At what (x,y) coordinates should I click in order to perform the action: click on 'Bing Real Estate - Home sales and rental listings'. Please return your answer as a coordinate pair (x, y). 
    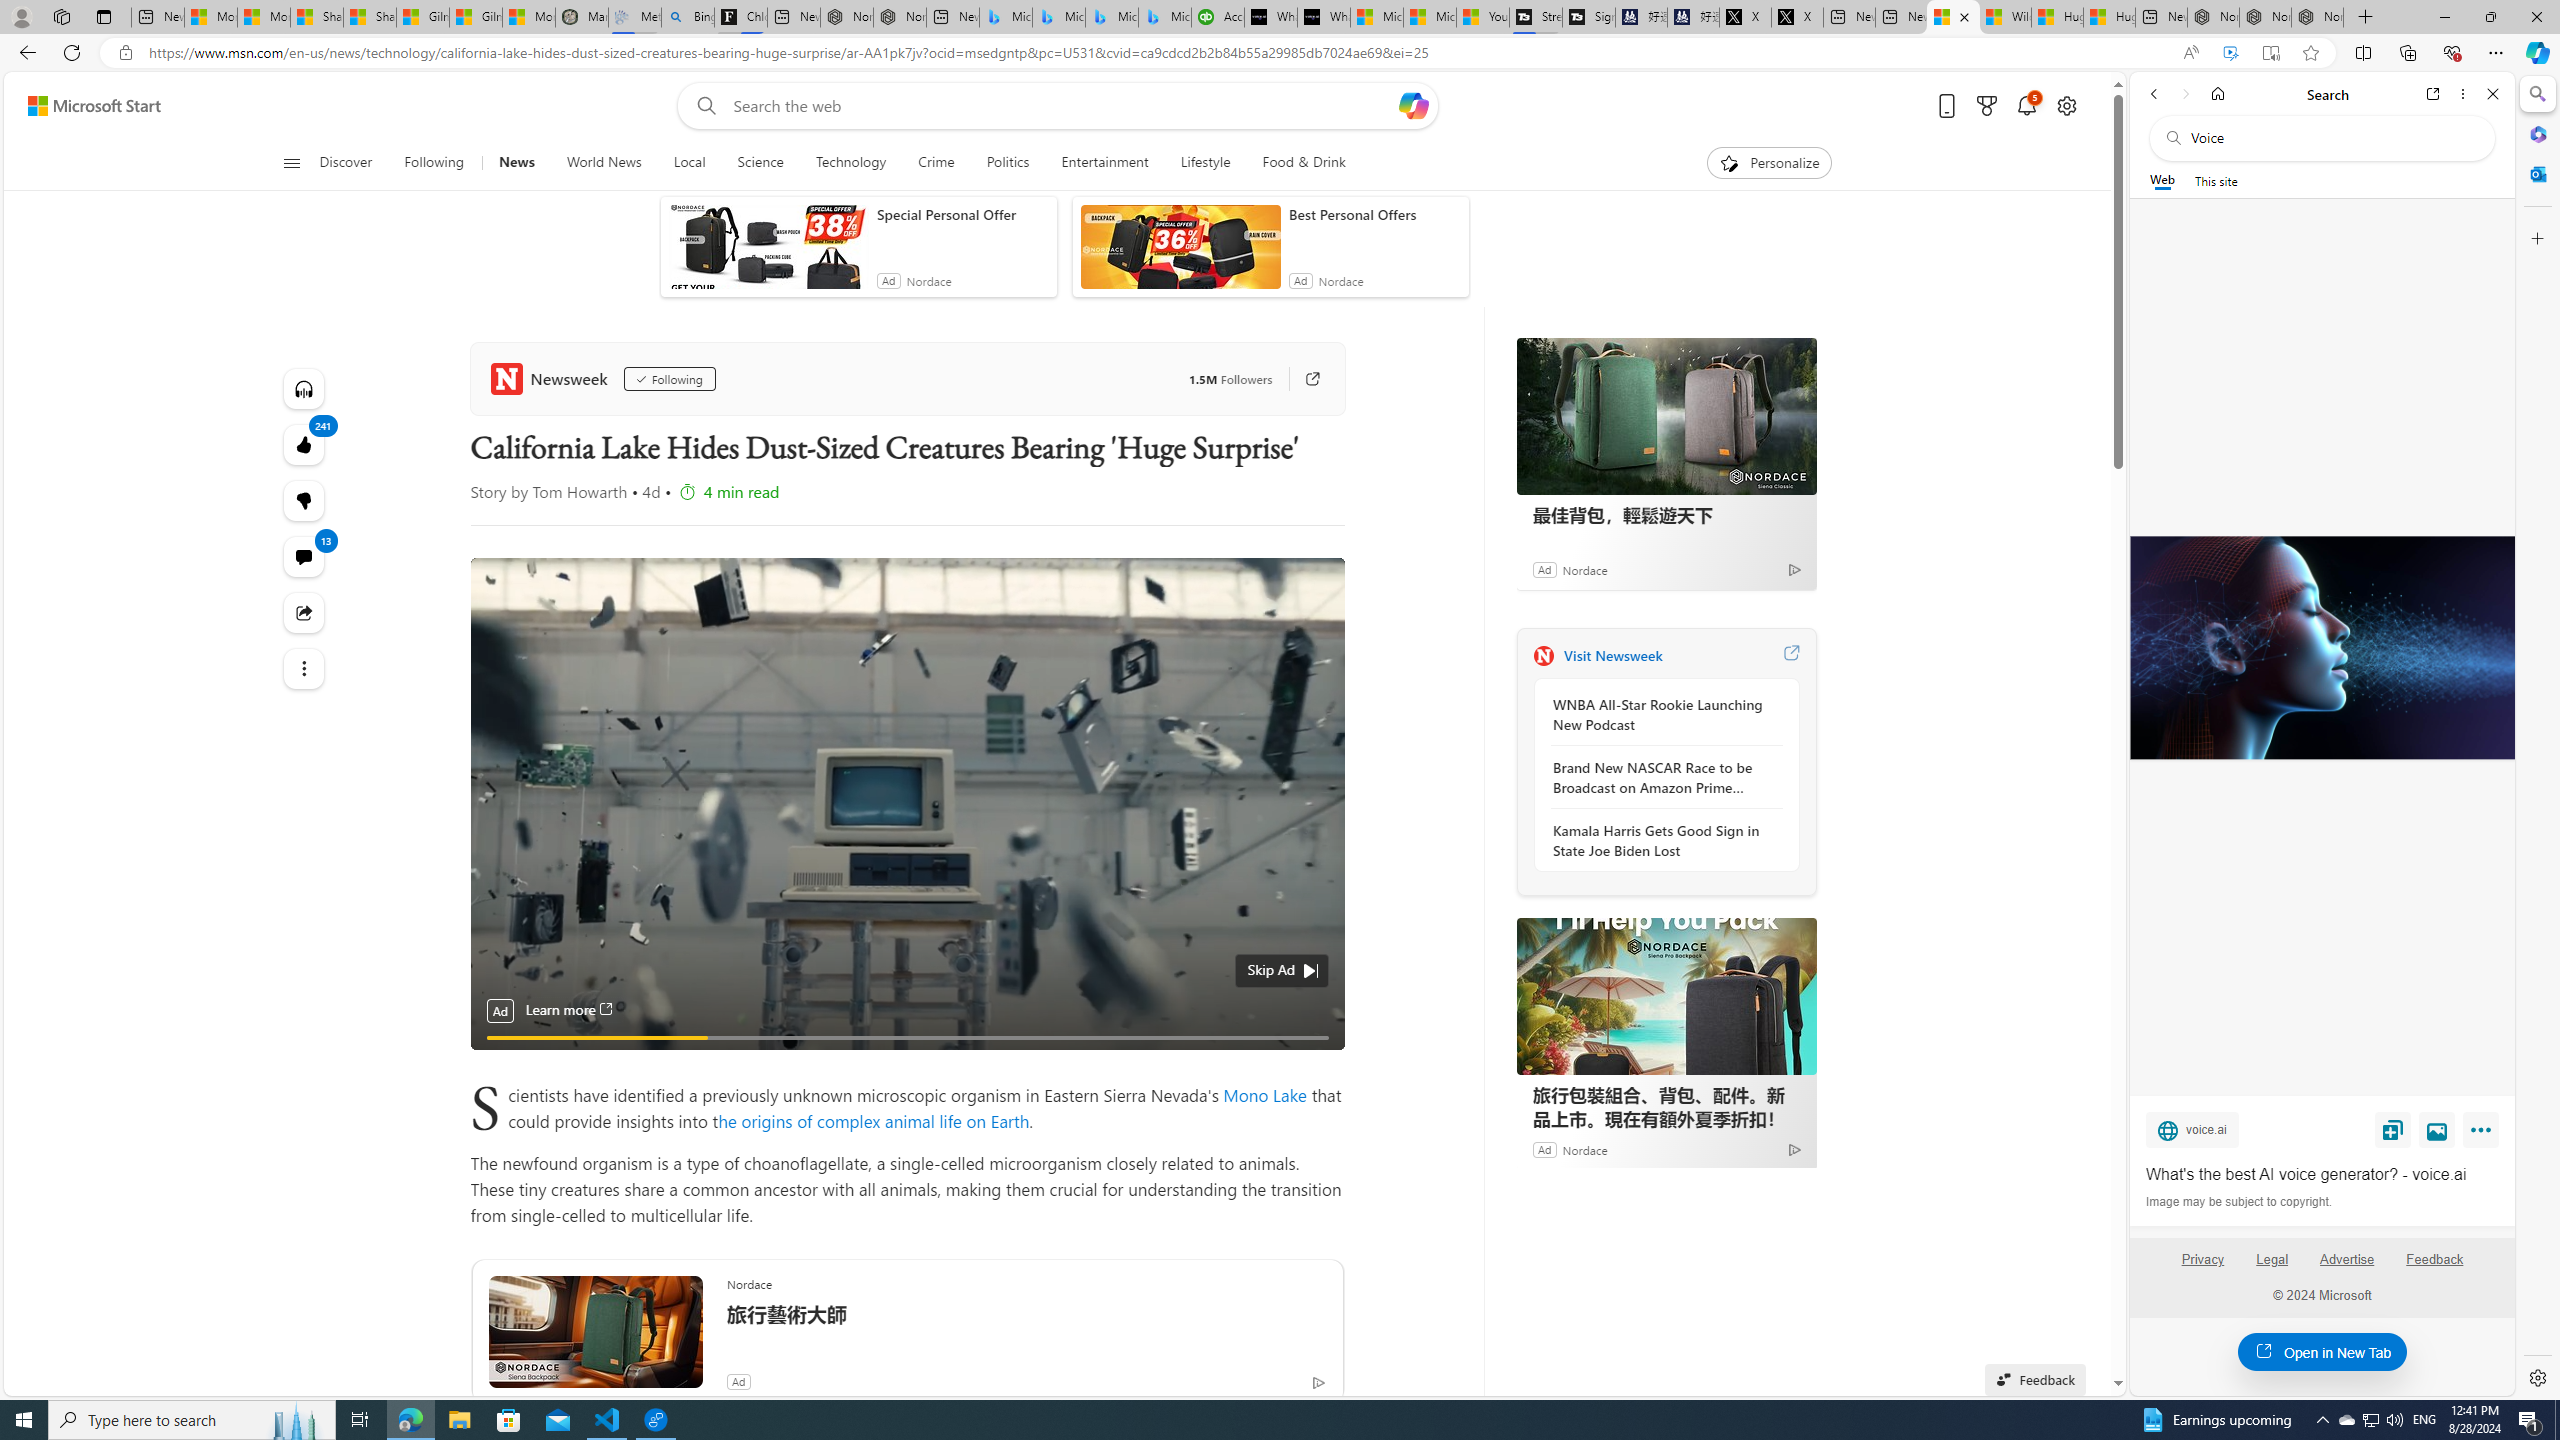
    Looking at the image, I should click on (686, 16).